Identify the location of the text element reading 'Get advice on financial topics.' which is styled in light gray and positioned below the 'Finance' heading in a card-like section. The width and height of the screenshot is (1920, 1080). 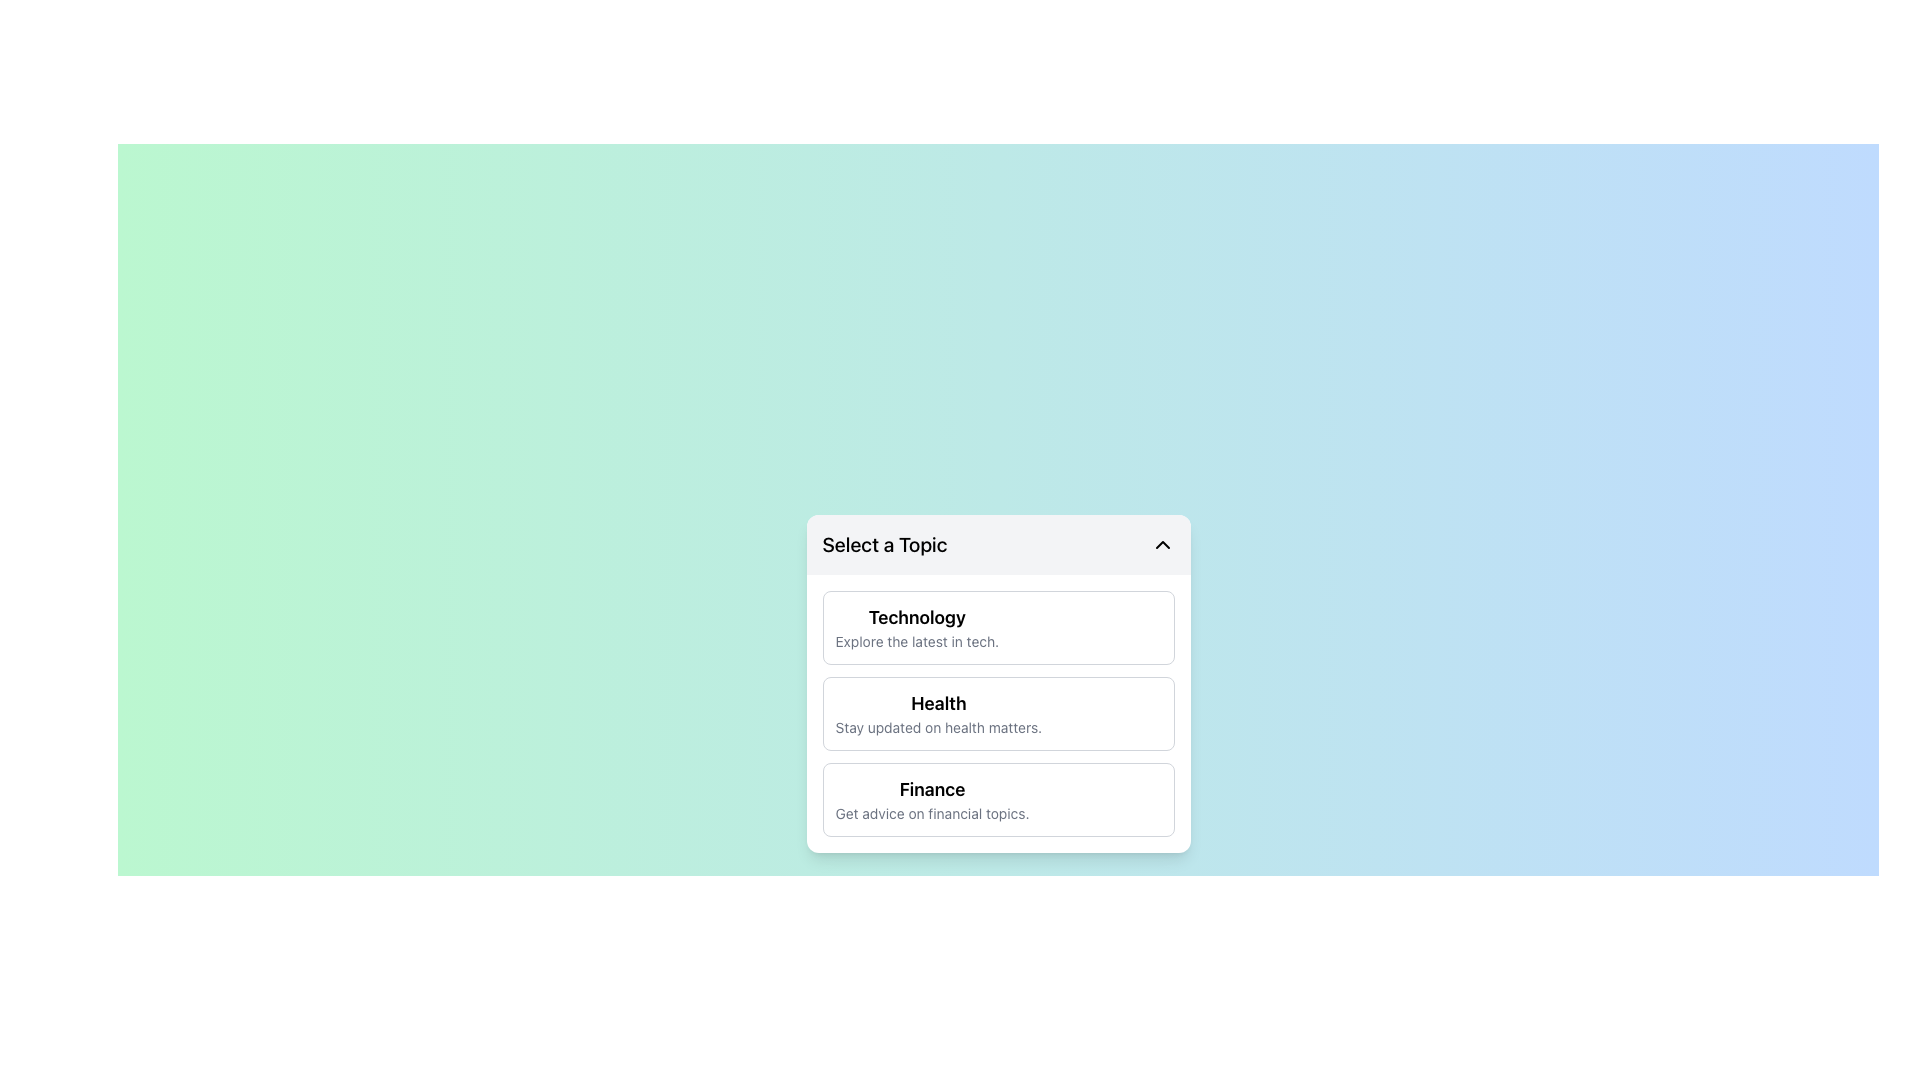
(931, 813).